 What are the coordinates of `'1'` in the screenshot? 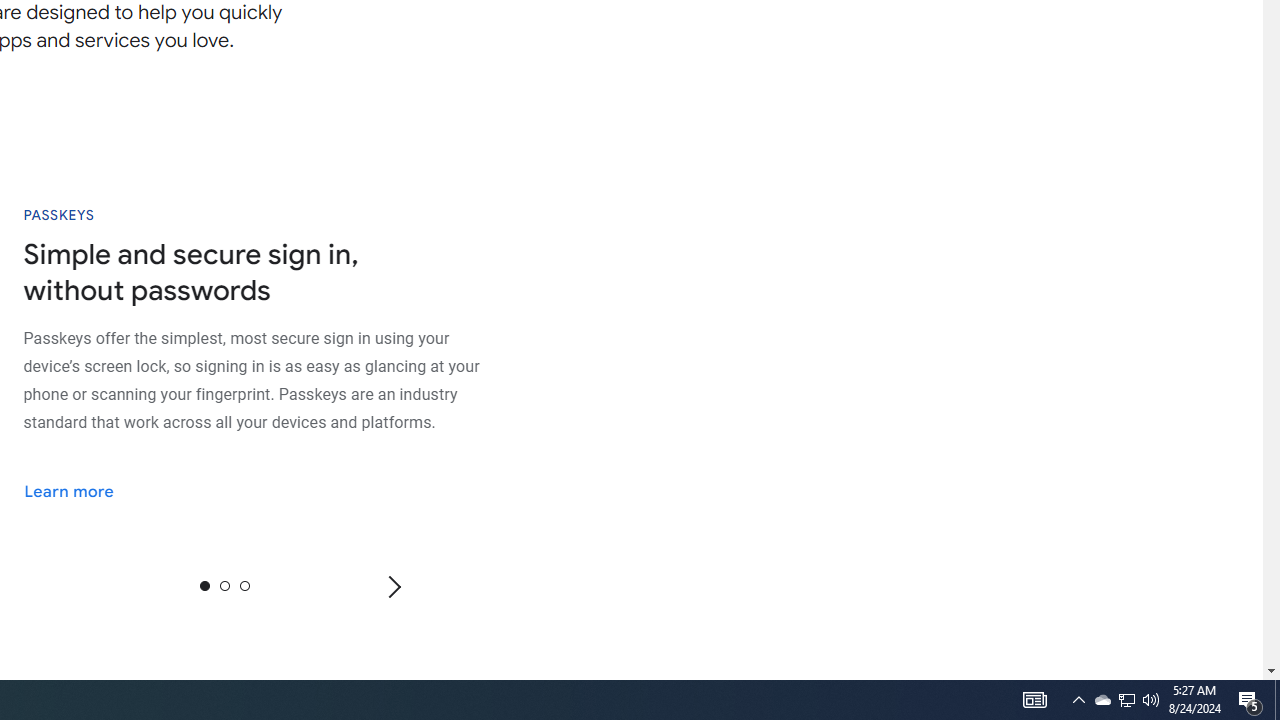 It's located at (224, 585).